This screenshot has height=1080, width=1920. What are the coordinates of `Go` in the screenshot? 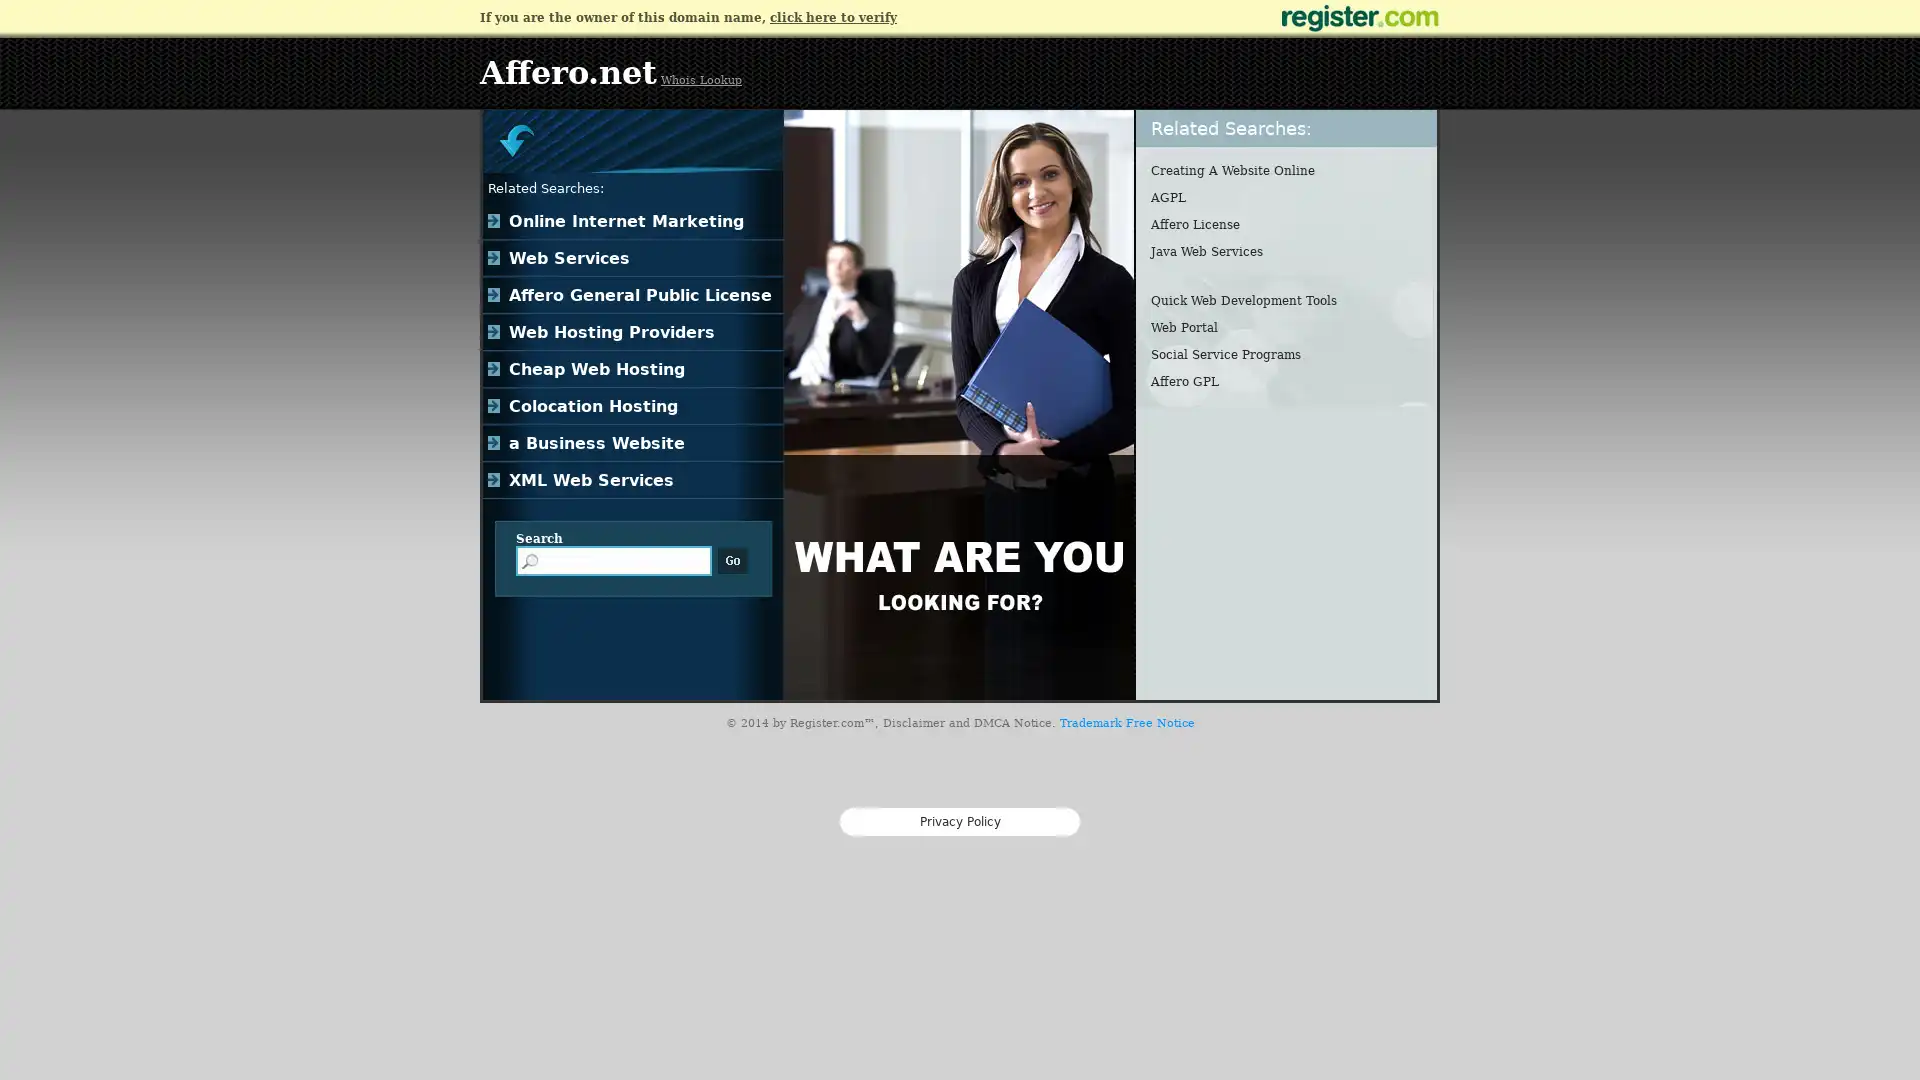 It's located at (732, 560).